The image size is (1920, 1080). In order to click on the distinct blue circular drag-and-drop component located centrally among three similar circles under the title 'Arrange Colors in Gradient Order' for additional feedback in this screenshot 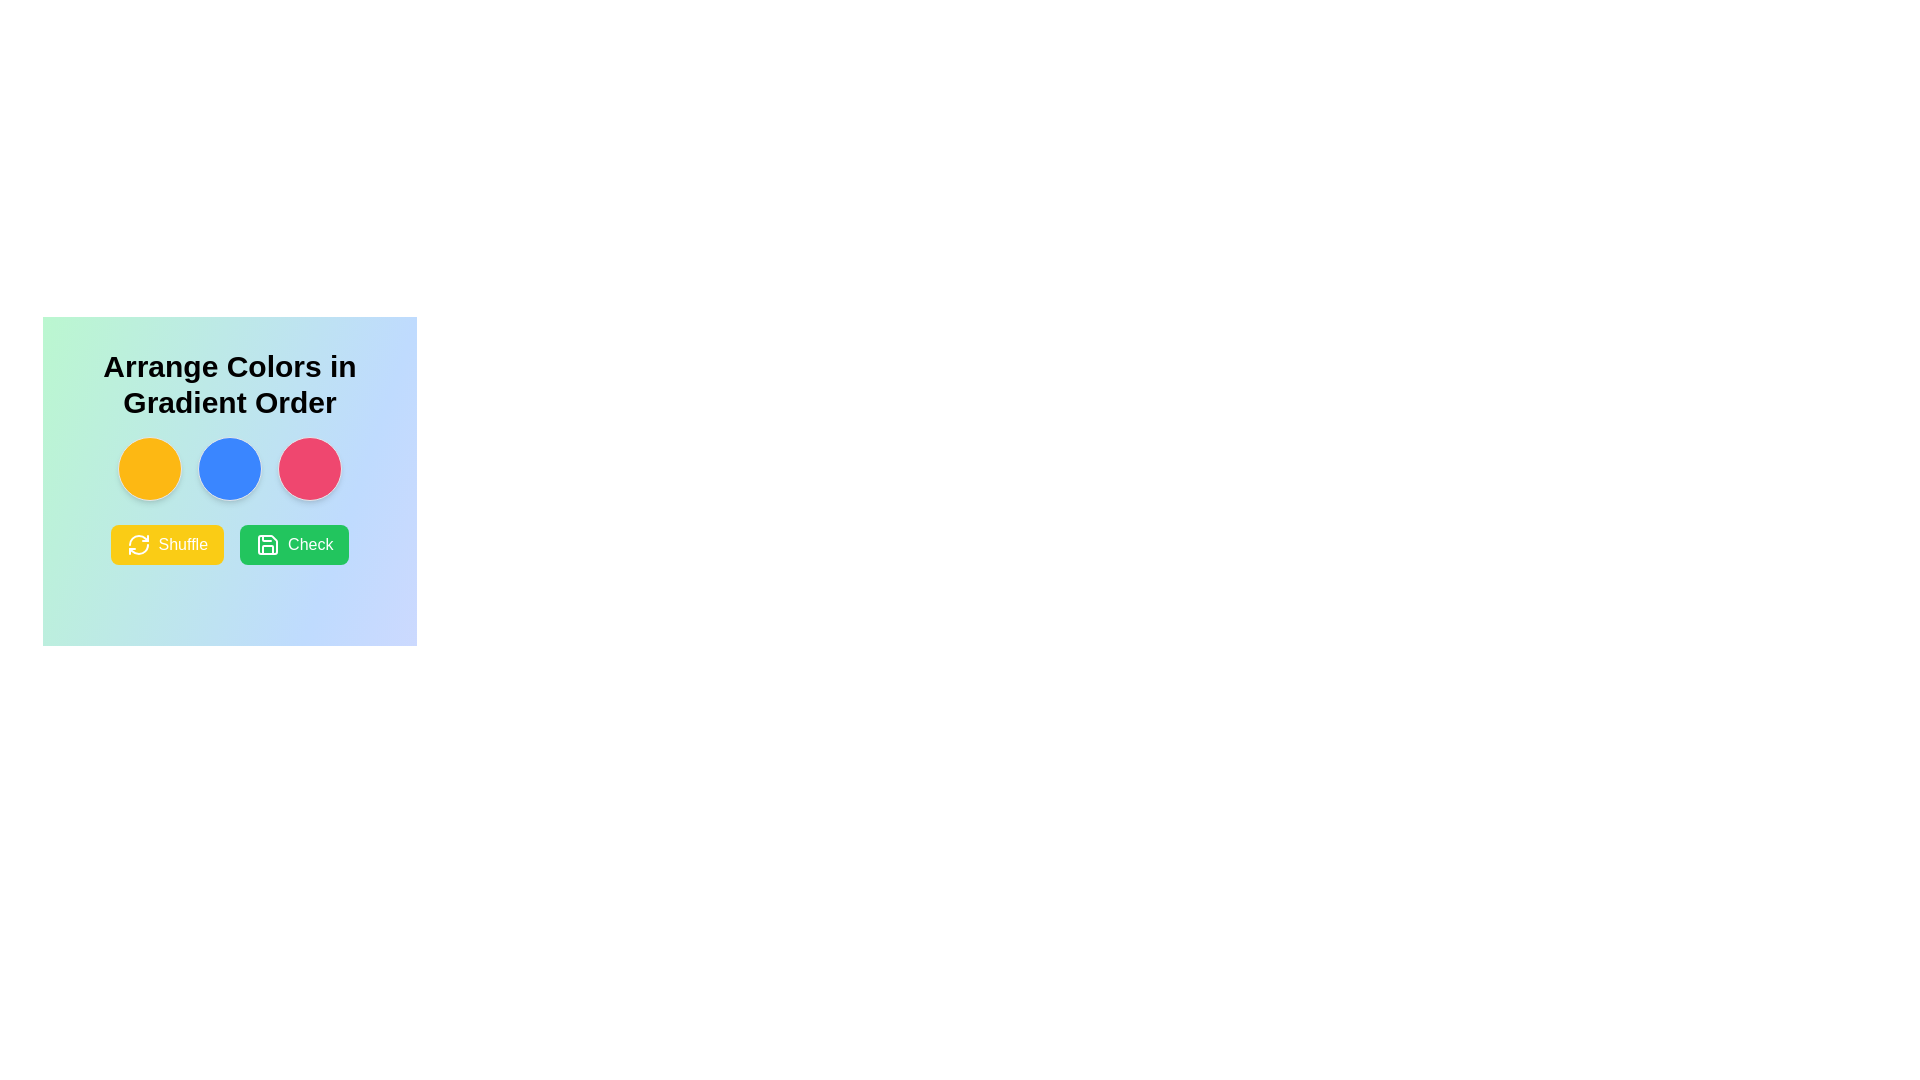, I will do `click(230, 469)`.